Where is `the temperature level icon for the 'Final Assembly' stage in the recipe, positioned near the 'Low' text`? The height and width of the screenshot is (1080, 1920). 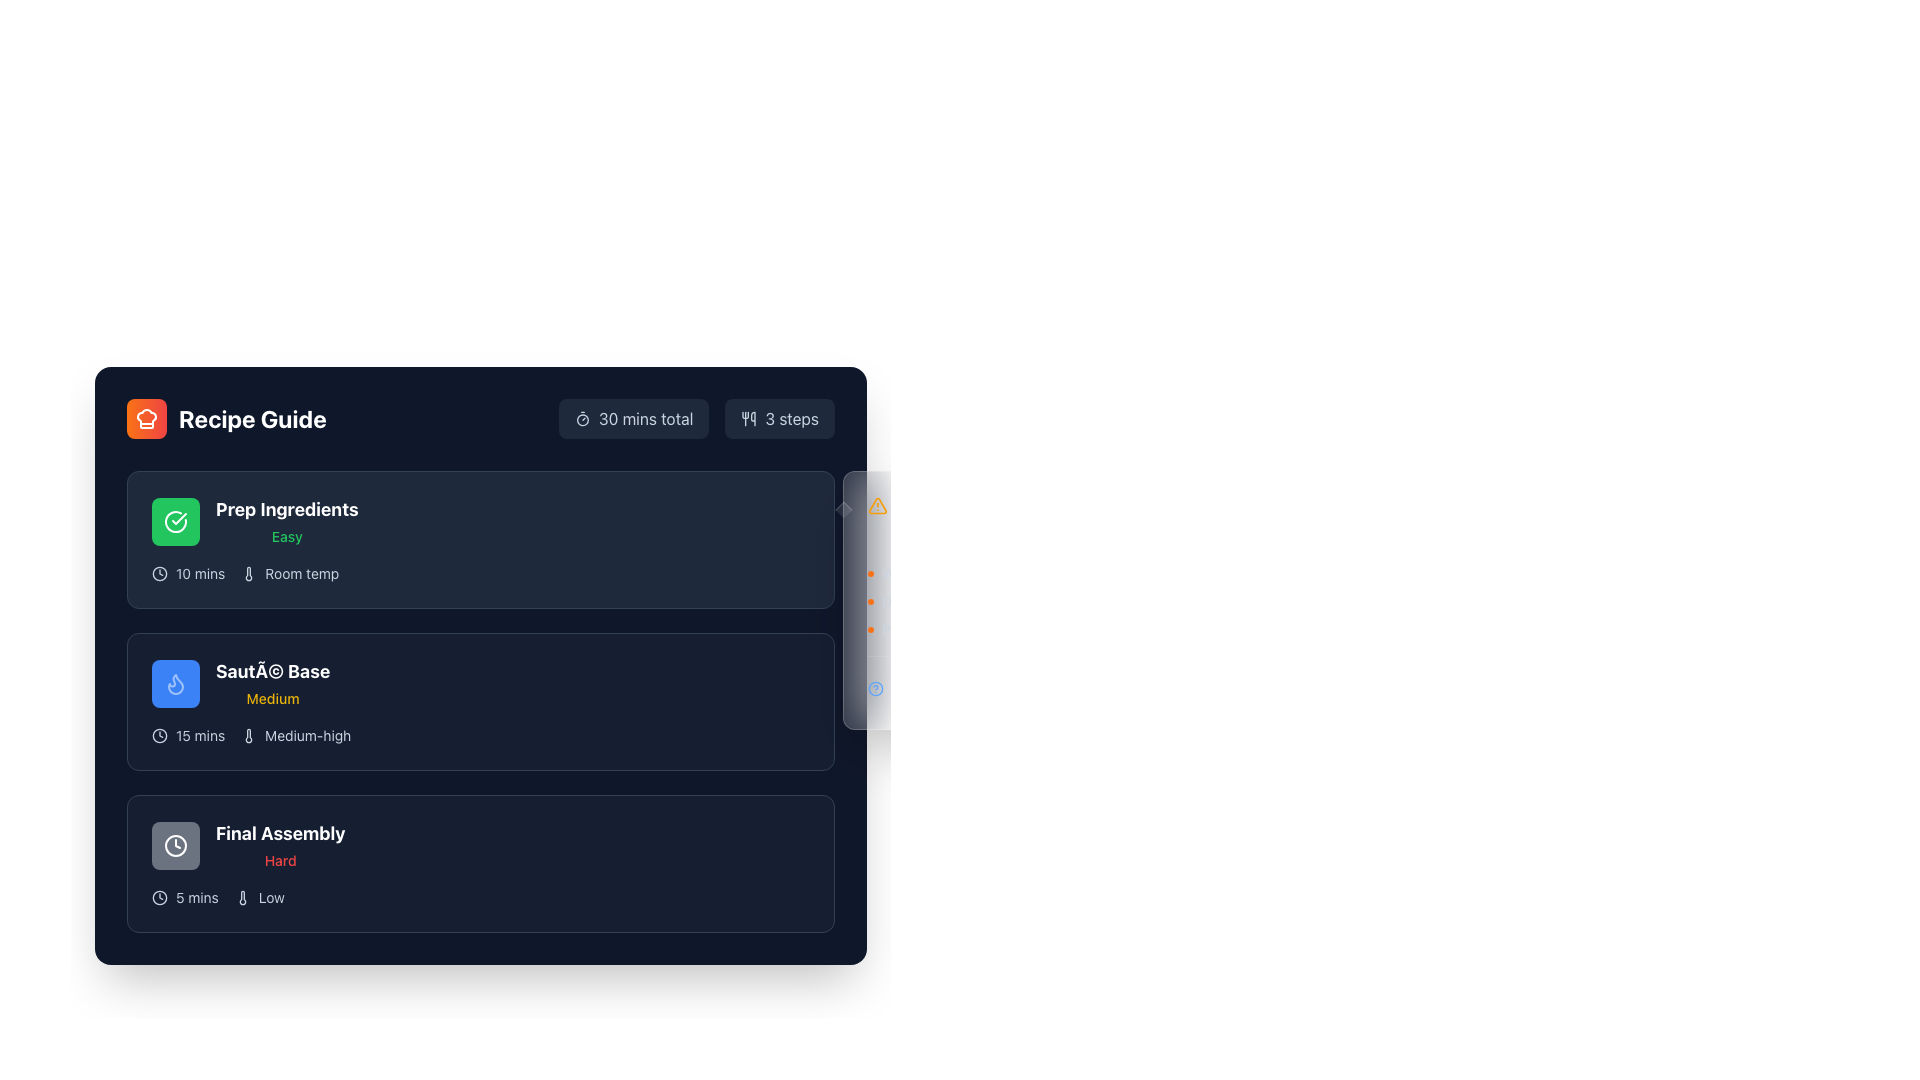
the temperature level icon for the 'Final Assembly' stage in the recipe, positioned near the 'Low' text is located at coordinates (241, 897).